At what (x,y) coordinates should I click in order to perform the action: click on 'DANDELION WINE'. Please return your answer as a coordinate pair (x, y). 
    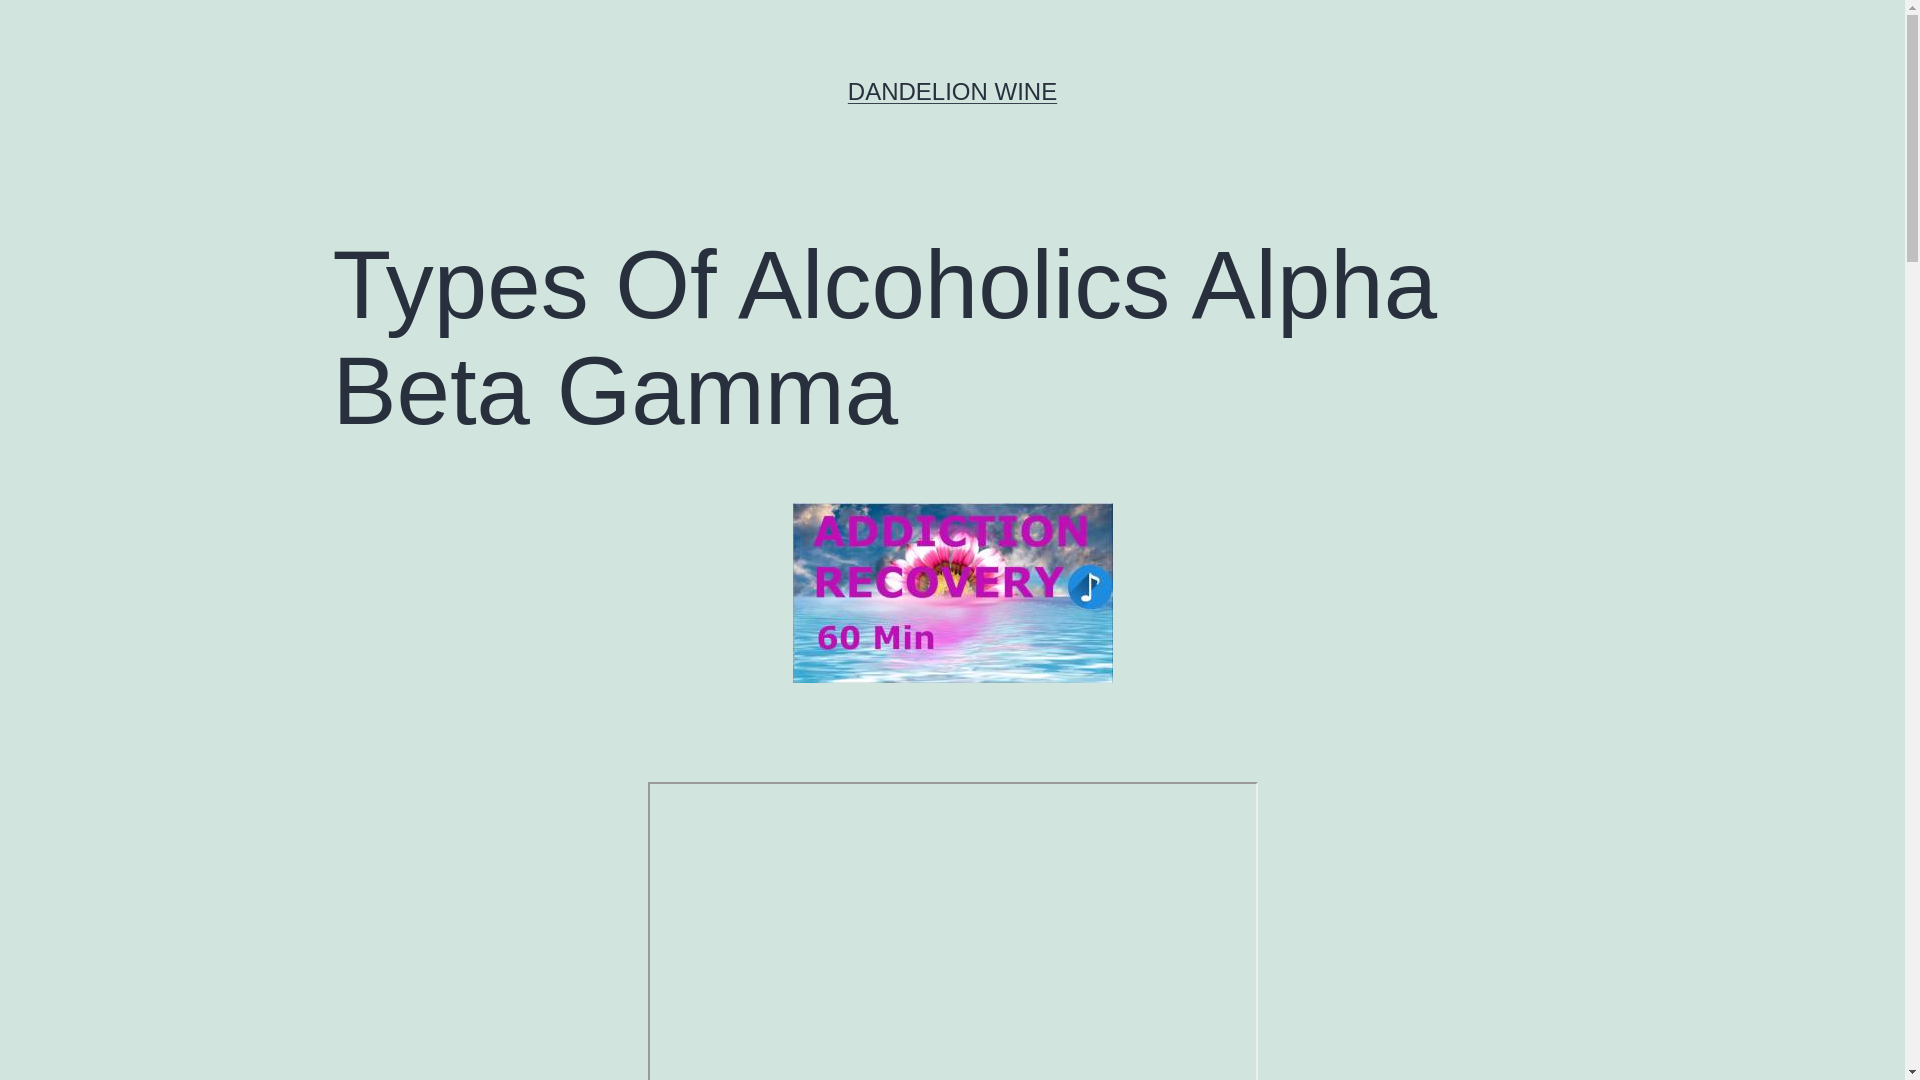
    Looking at the image, I should click on (951, 91).